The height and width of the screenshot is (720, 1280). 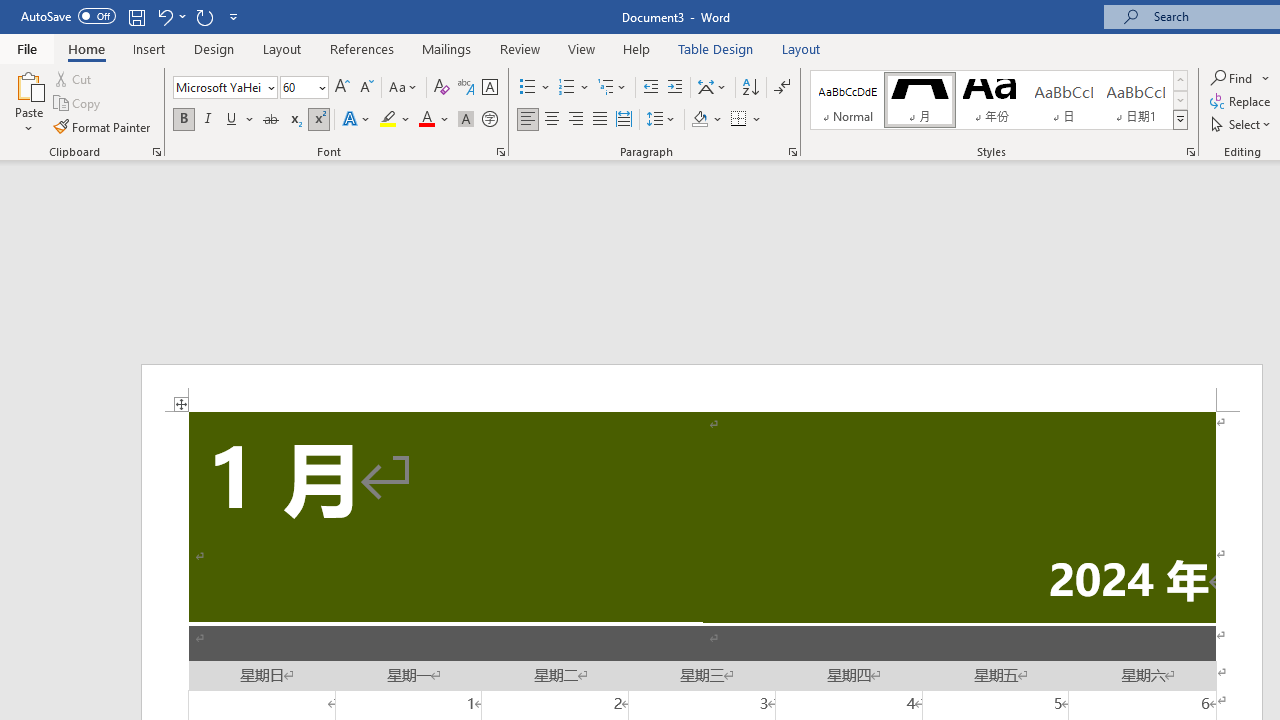 What do you see at coordinates (78, 103) in the screenshot?
I see `'Copy'` at bounding box center [78, 103].